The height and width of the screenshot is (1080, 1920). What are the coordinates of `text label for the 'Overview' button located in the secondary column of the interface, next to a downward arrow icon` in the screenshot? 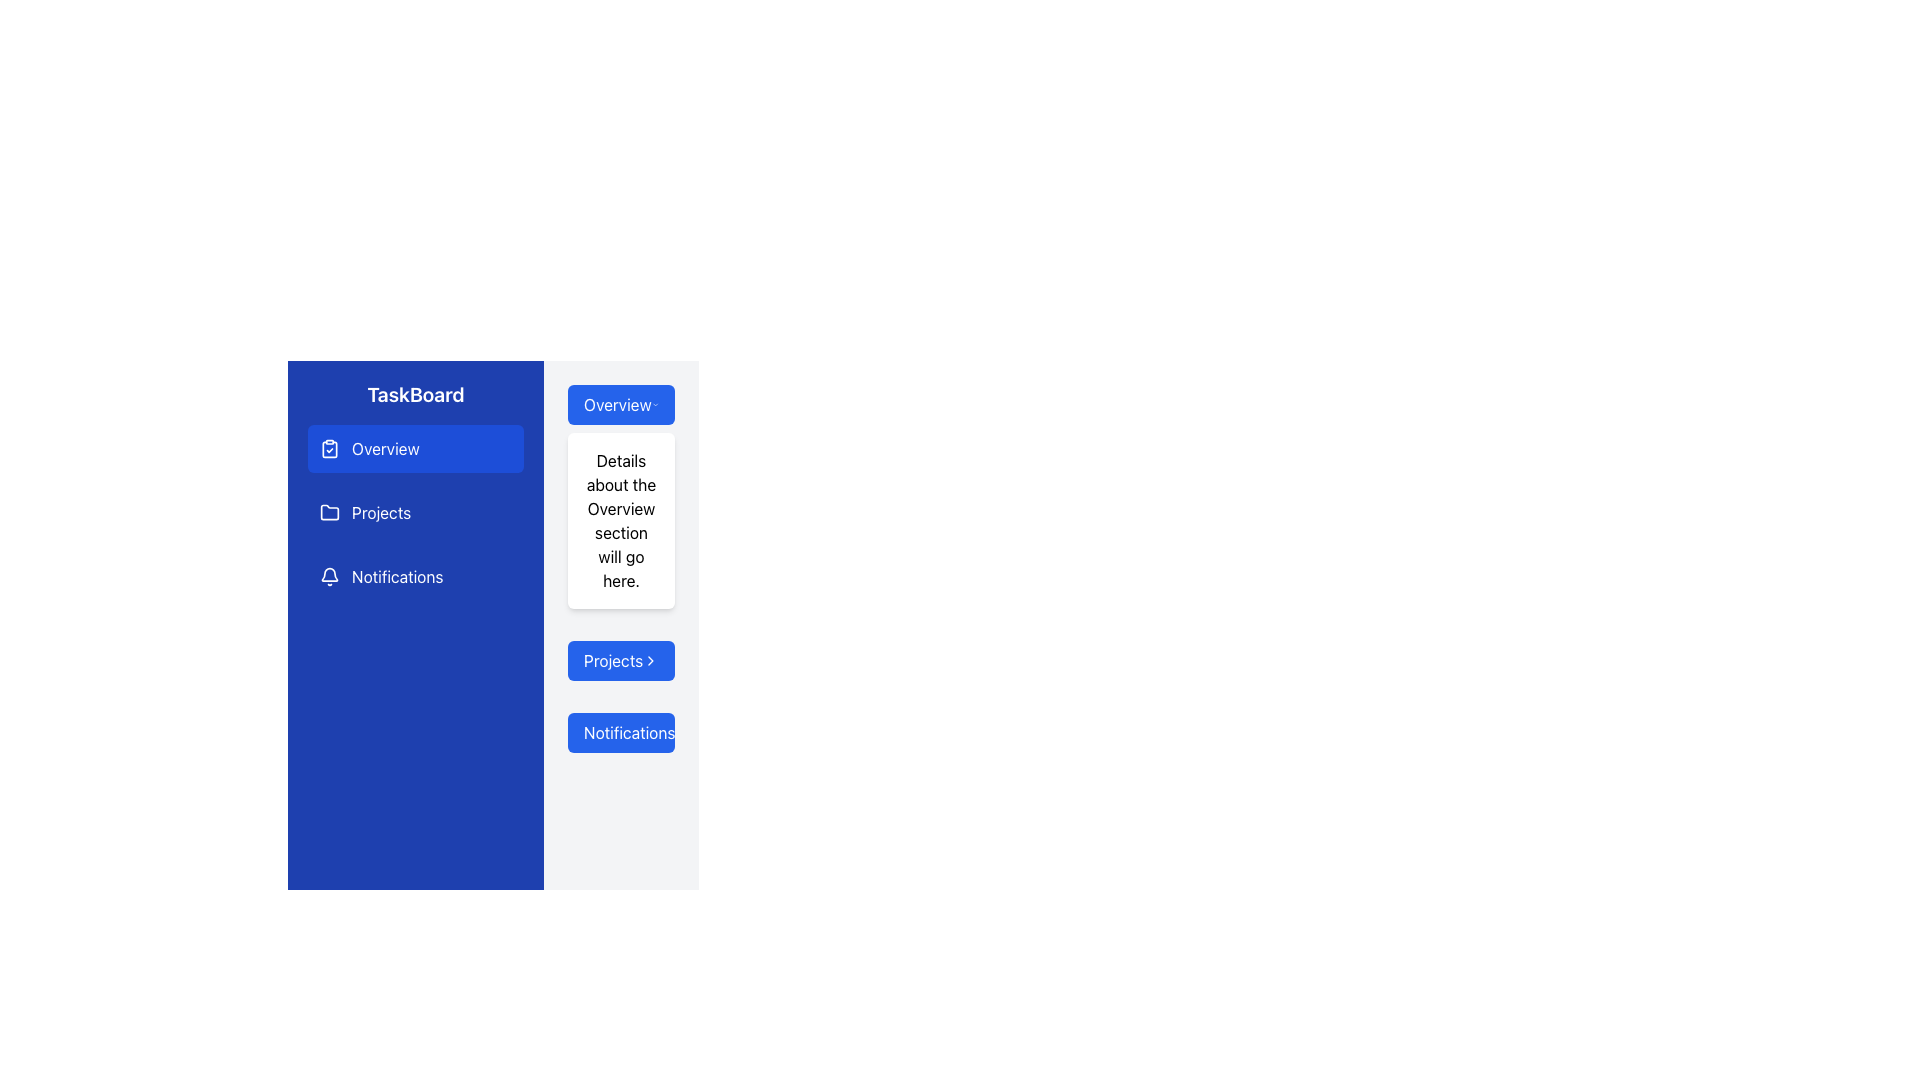 It's located at (616, 405).